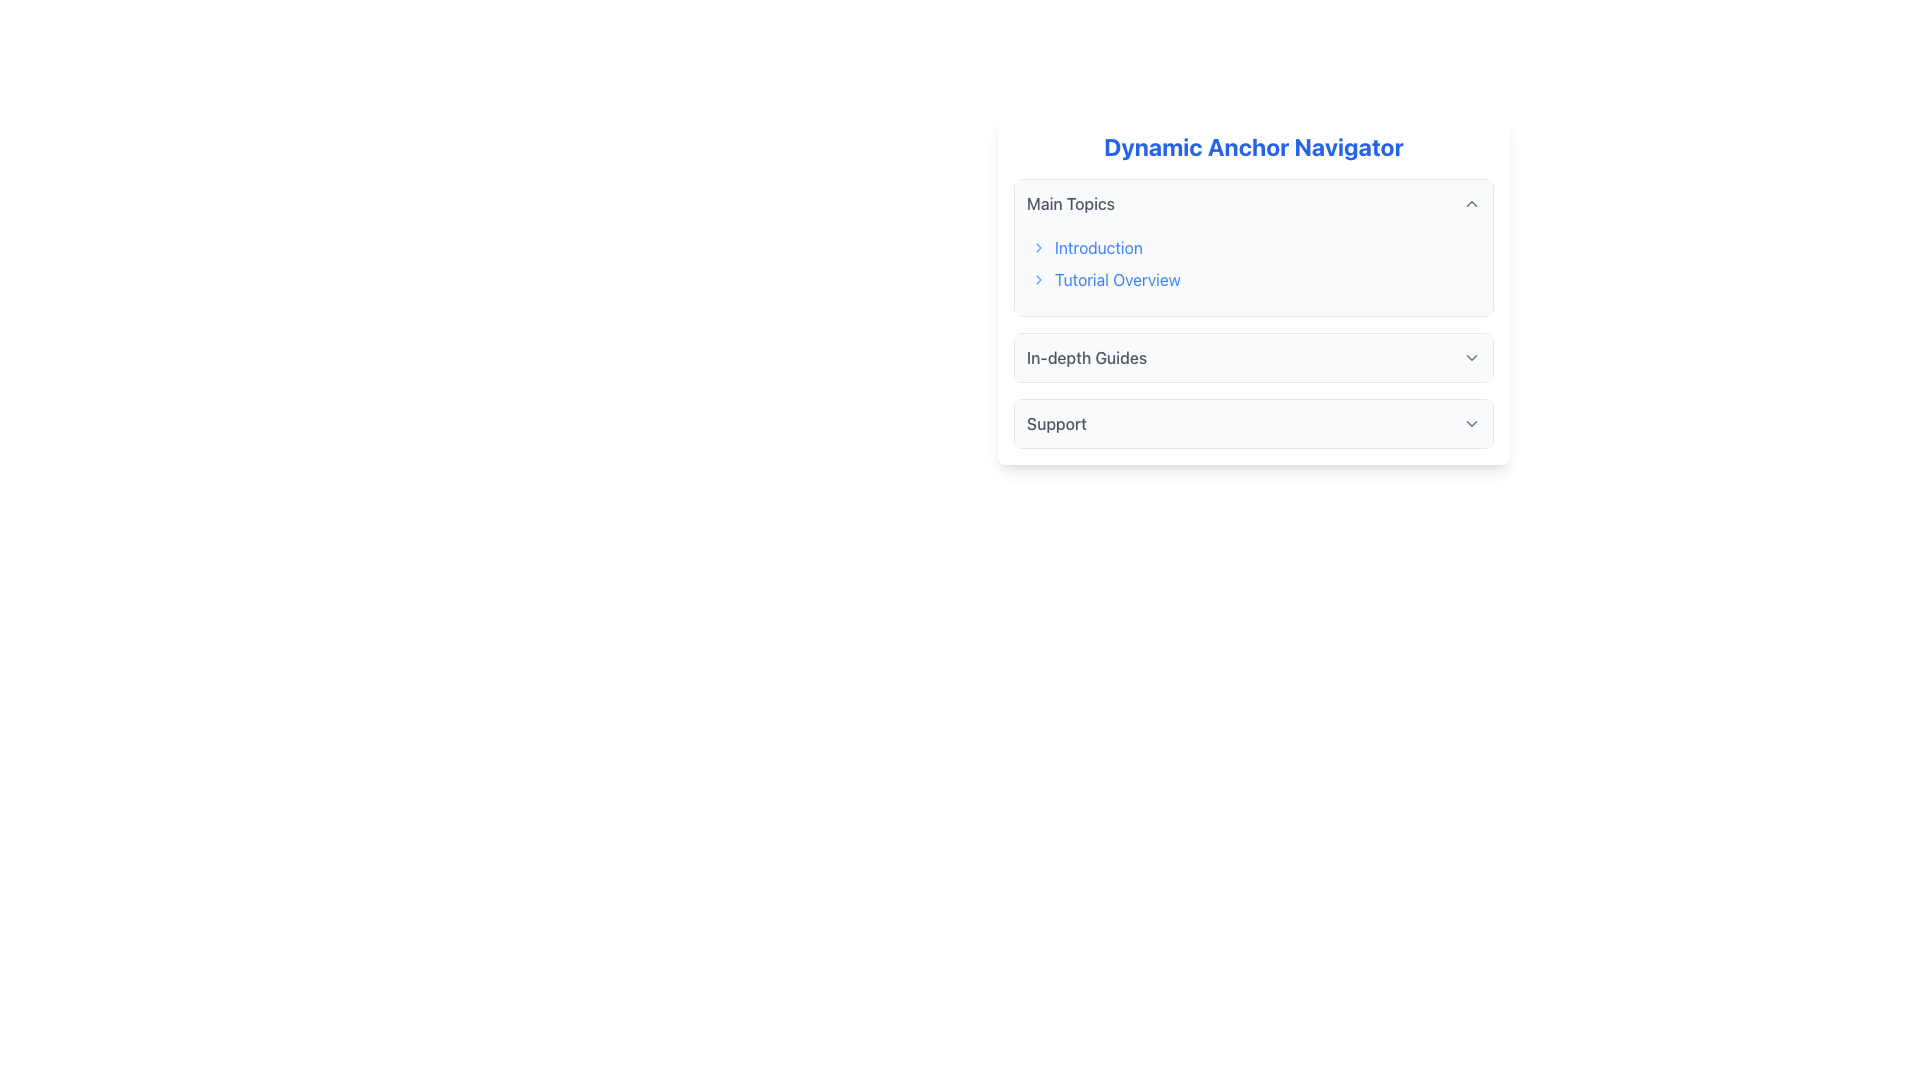  I want to click on the collapsible menu item labeled 'In-depth Guides' in the 'Dynamic Anchor Navigator' panel, so click(1252, 357).